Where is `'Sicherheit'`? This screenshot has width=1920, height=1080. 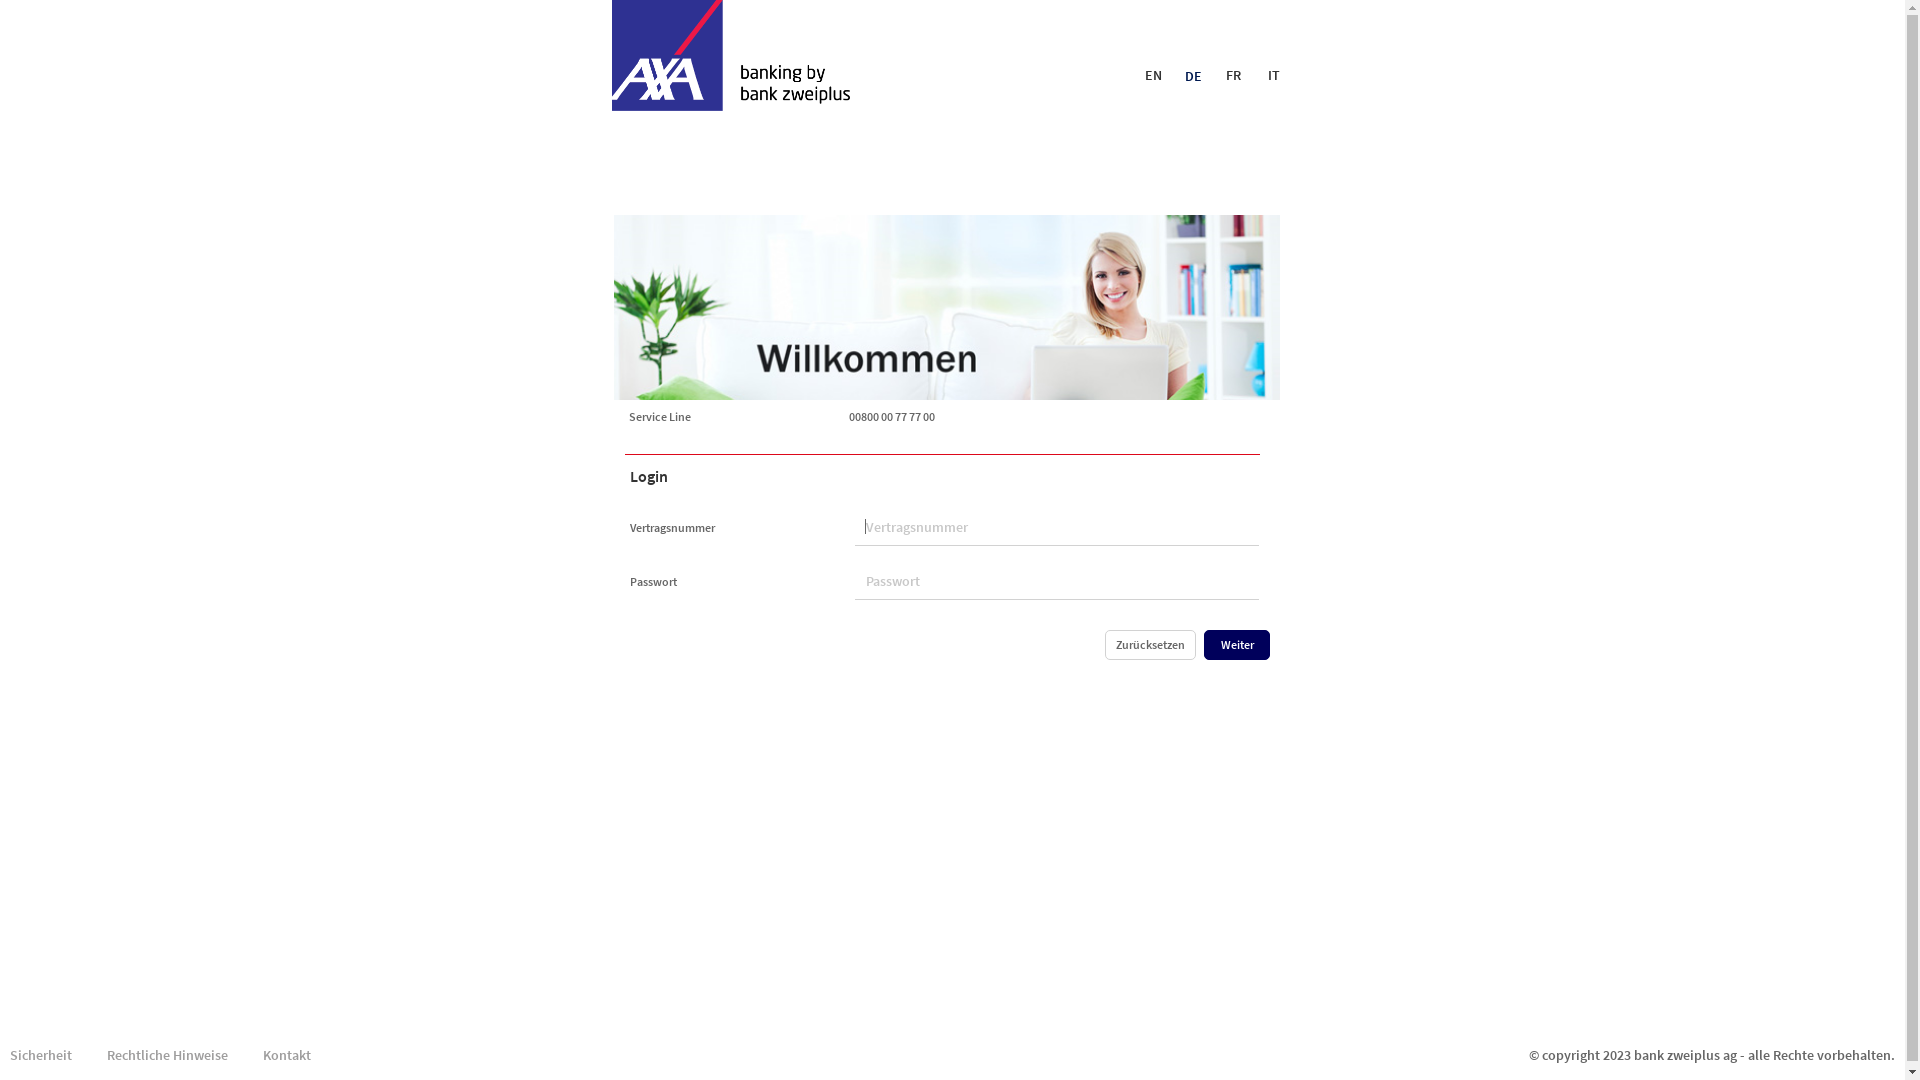 'Sicherheit' is located at coordinates (0, 1054).